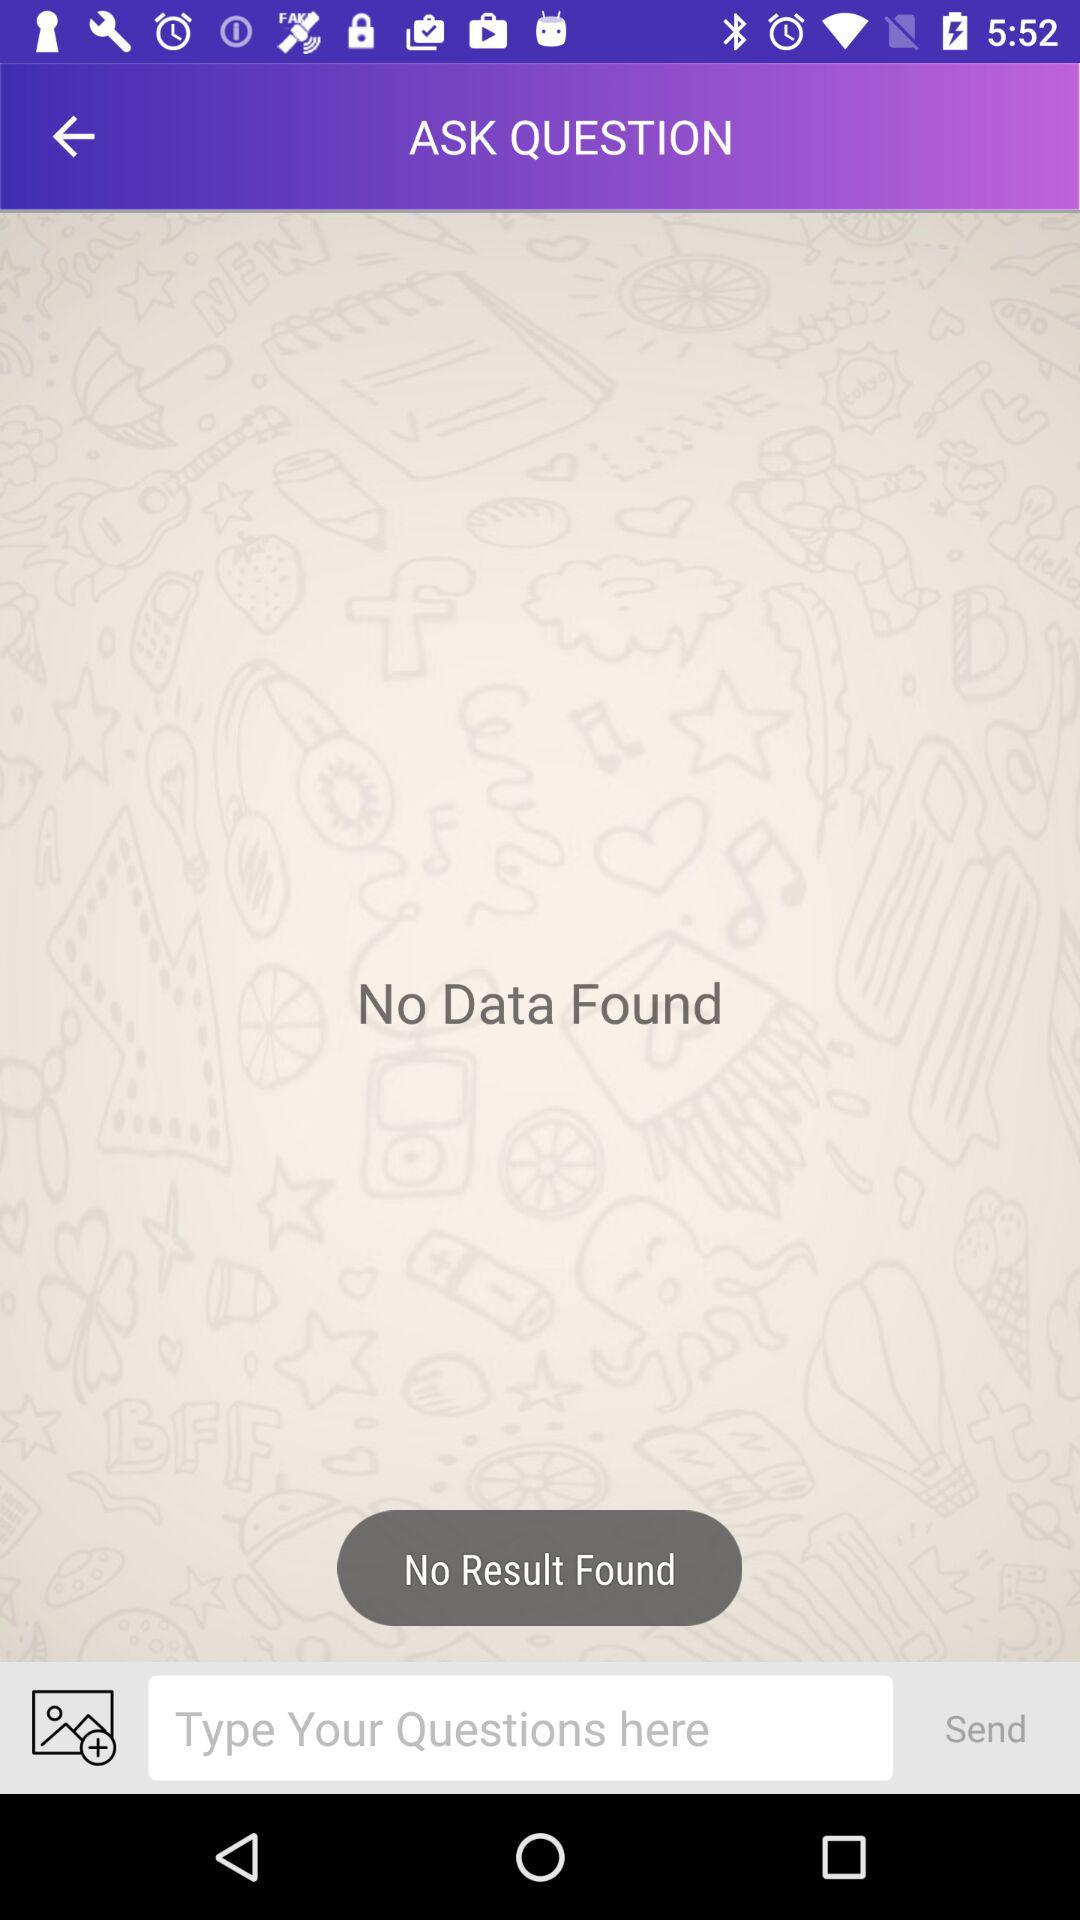 The image size is (1080, 1920). I want to click on the wallpaper icon, so click(73, 1727).